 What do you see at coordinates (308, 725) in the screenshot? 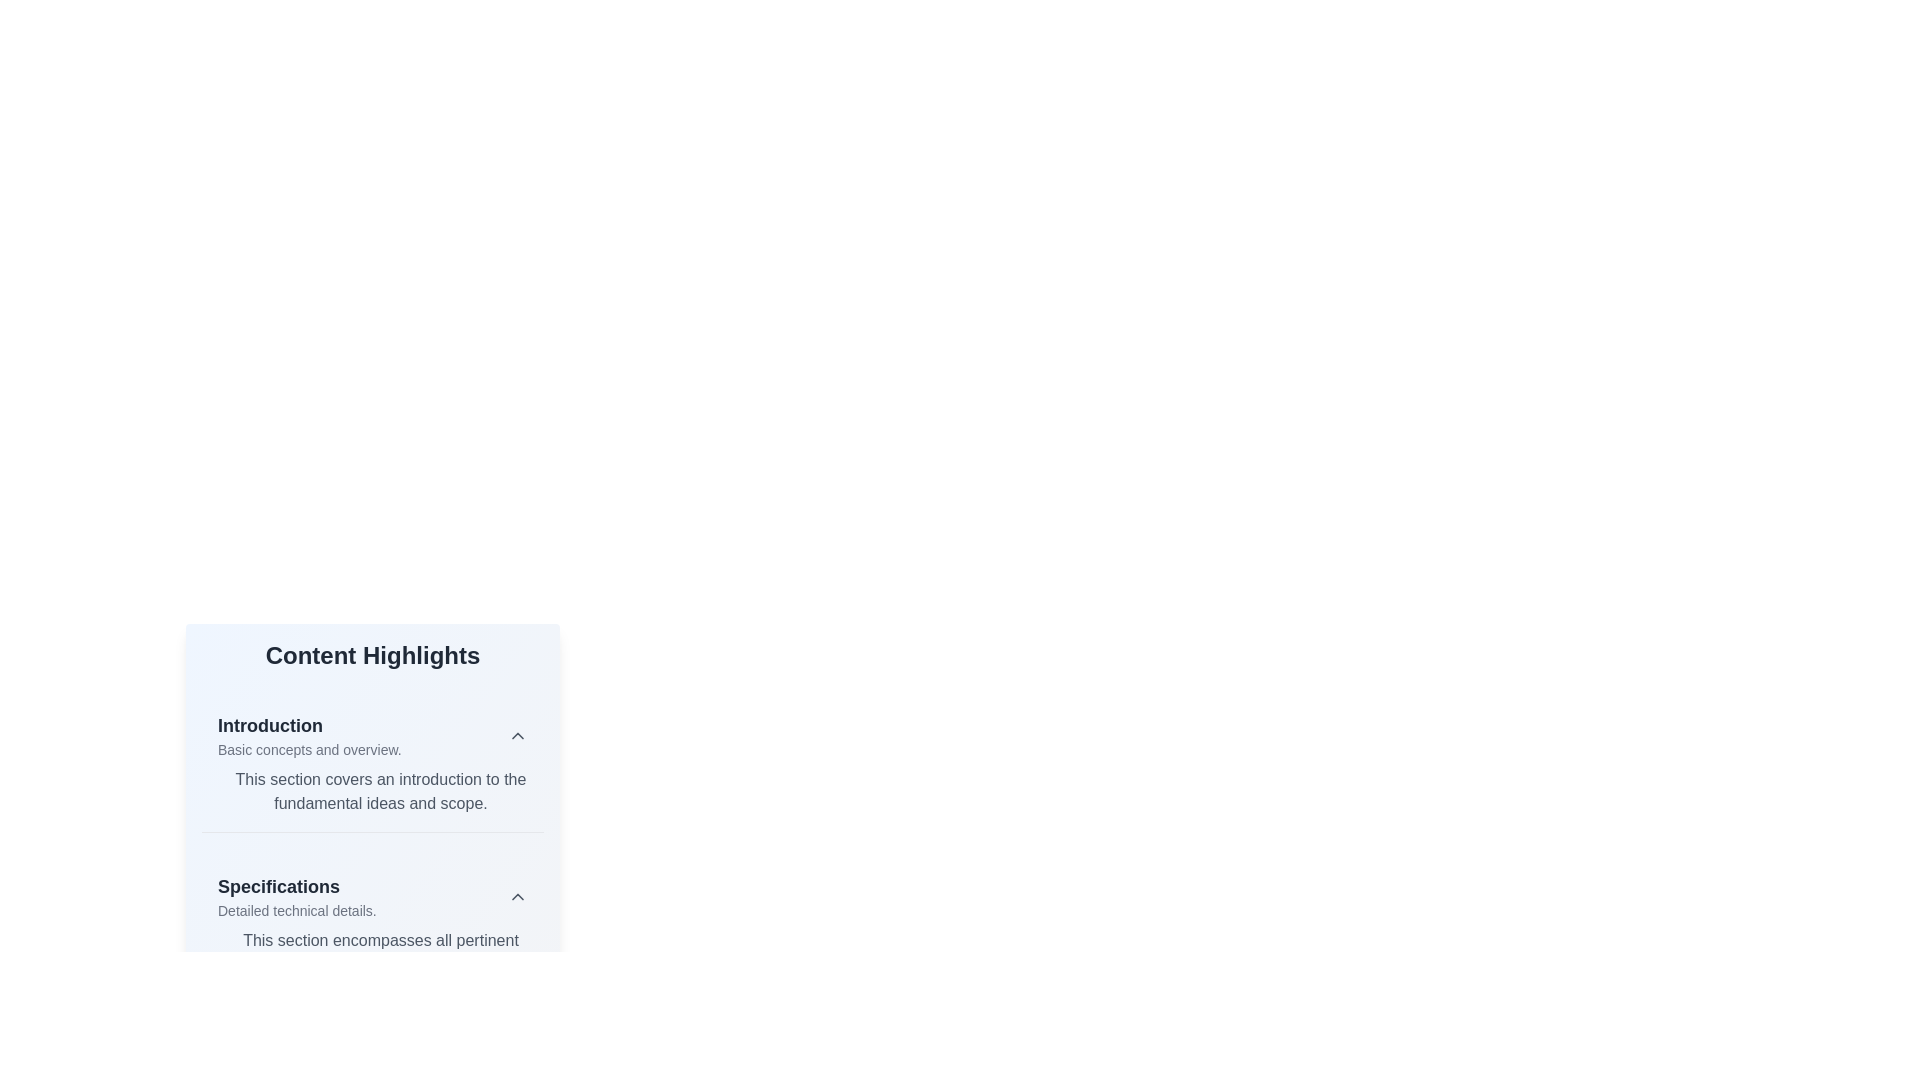
I see `the prominent title labeled 'Introduction' which is styled with a larger font size and bold text in dark gray color, located at the top of the 'Content Highlights' section` at bounding box center [308, 725].